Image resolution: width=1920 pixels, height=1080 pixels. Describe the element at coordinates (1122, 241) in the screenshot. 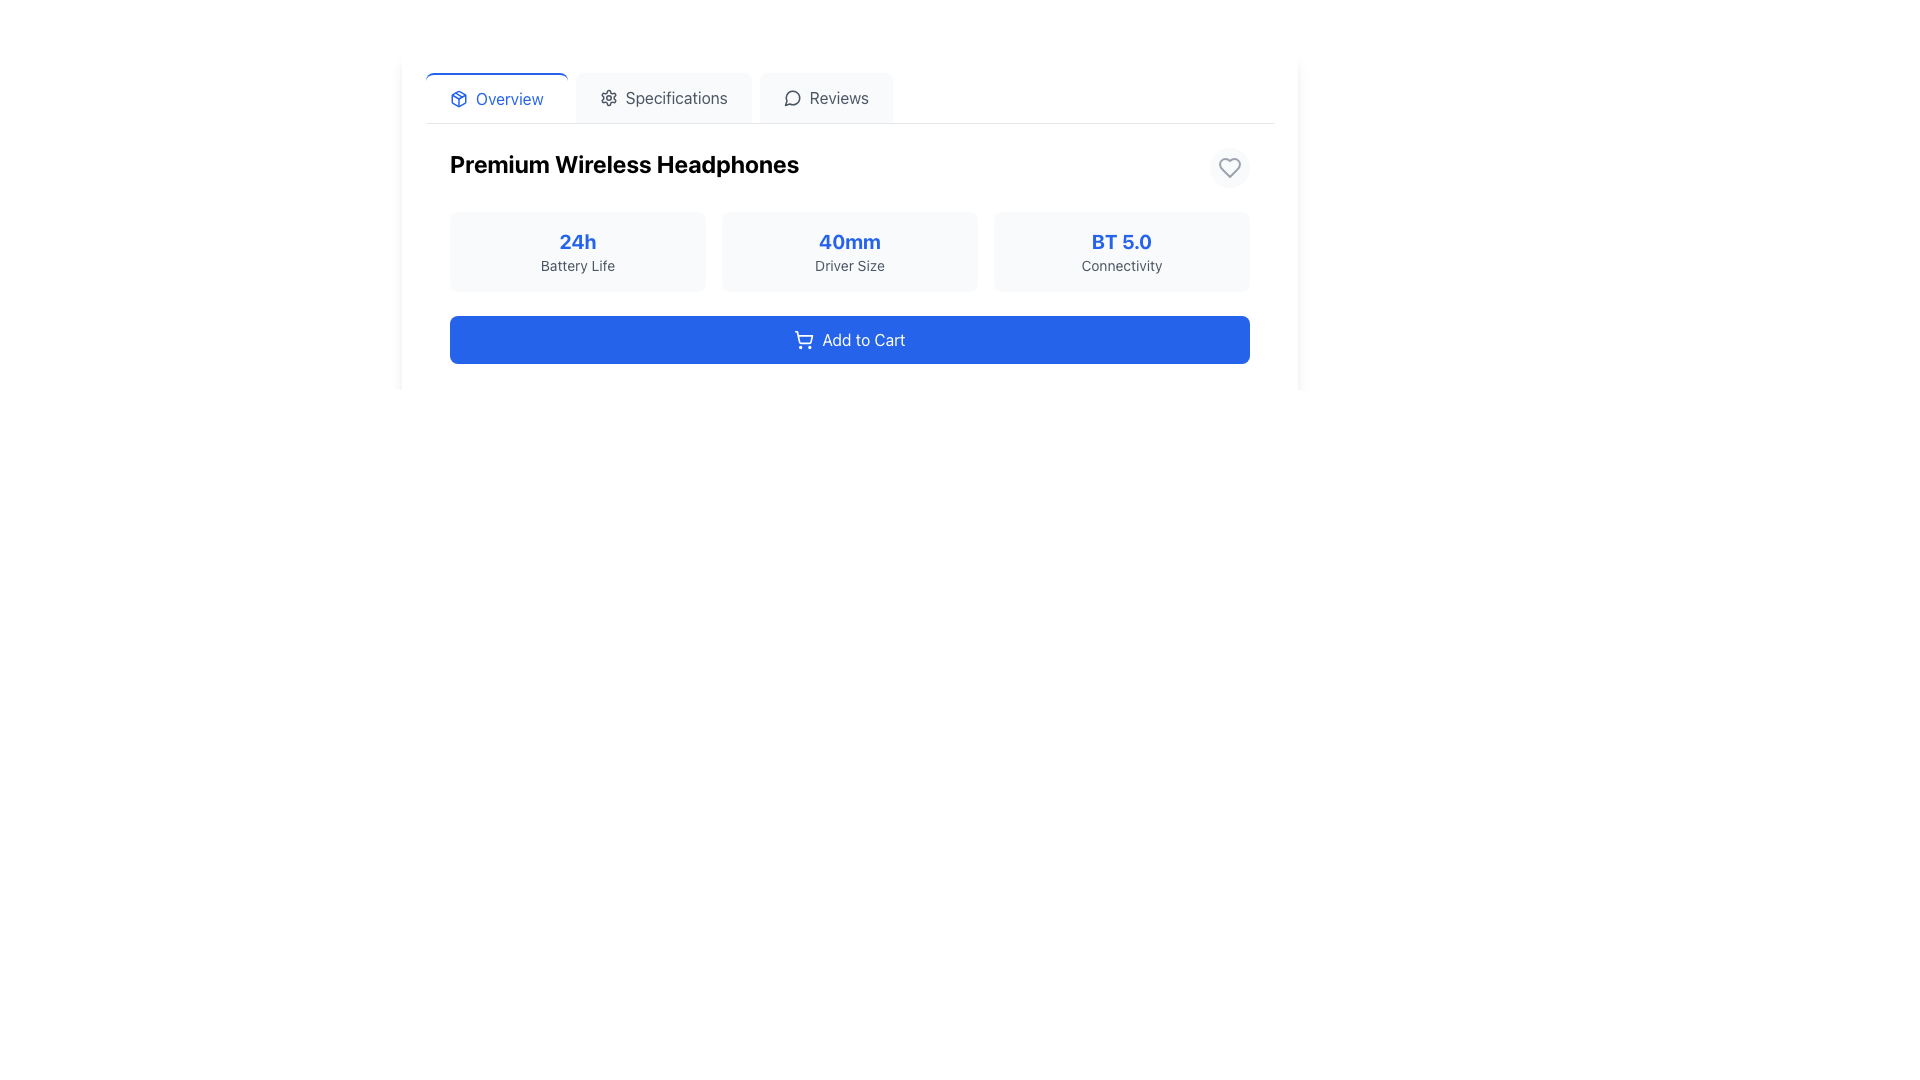

I see `the text label displaying 'BT 5.0' in bold, large blue font, which is centrally located in the features overview panel` at that location.